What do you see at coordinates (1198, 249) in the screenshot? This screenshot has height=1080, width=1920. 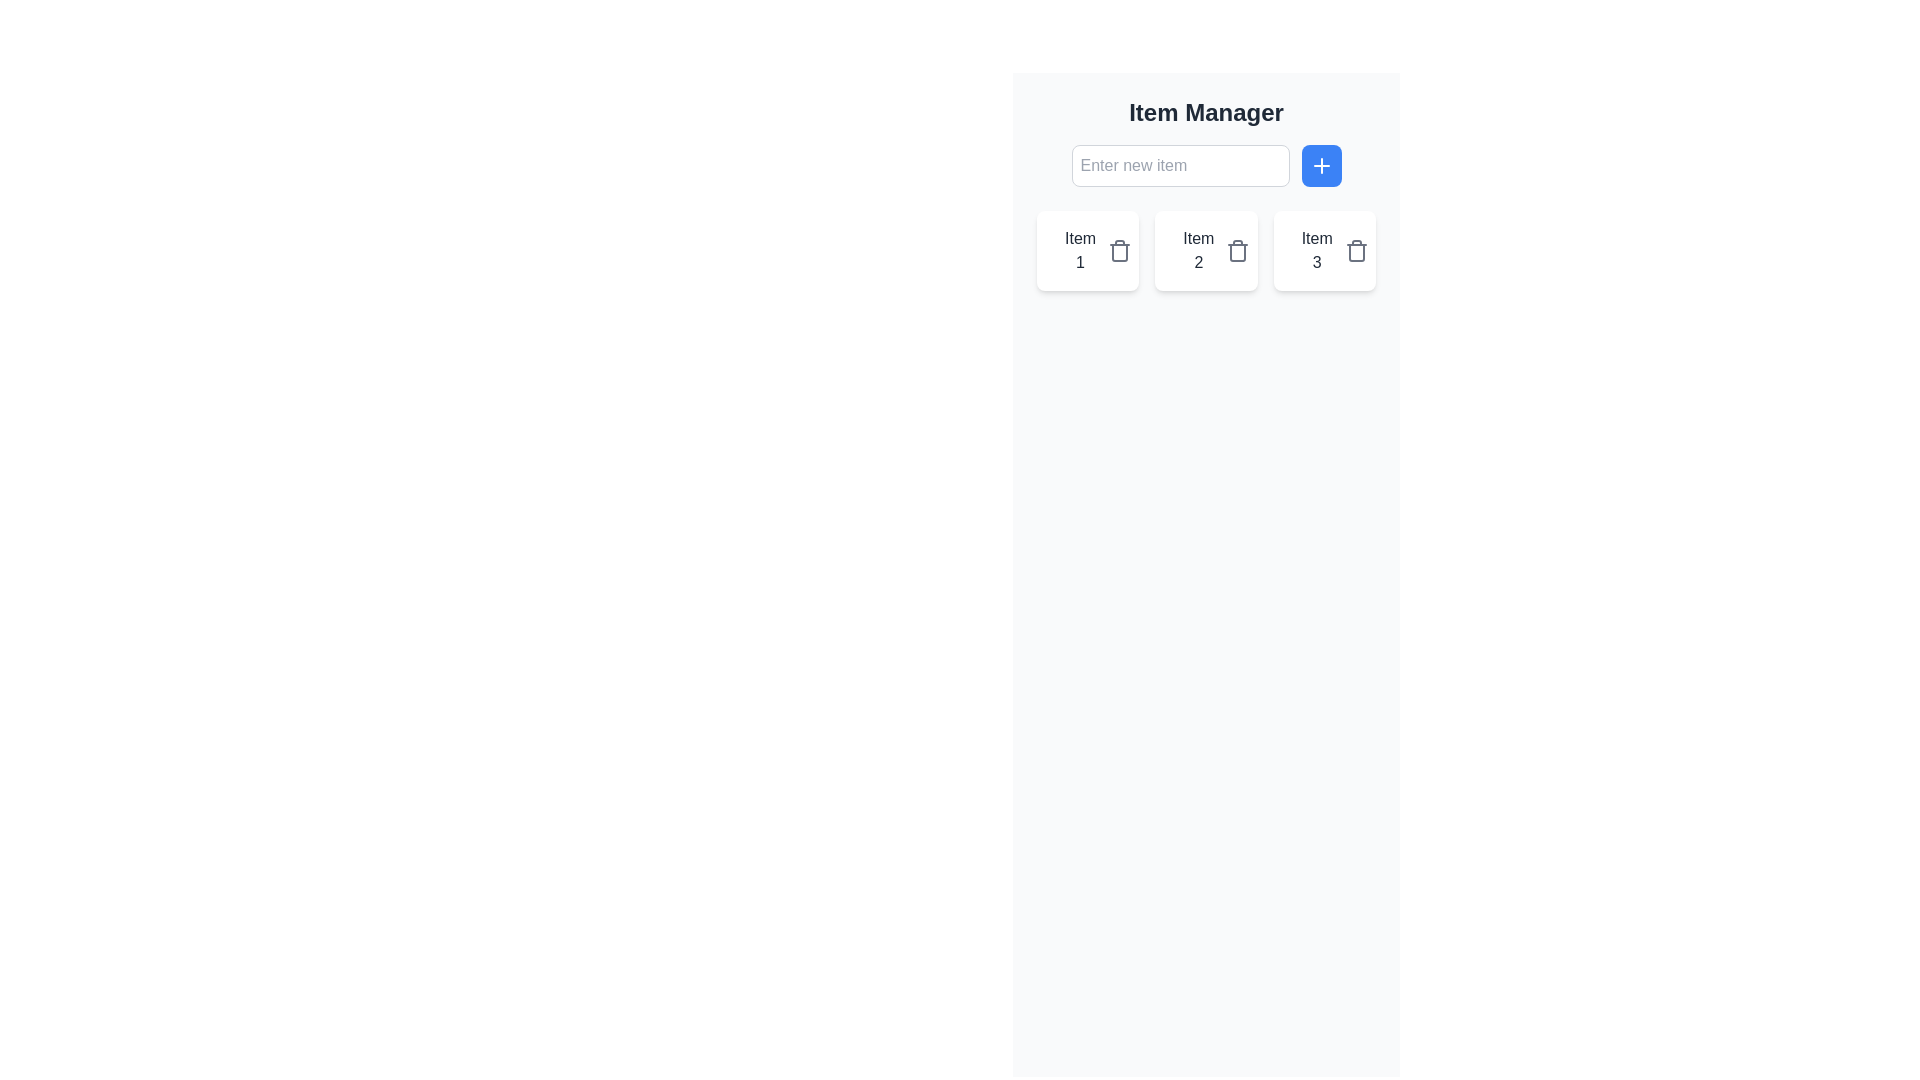 I see `the static text label displaying 'Item 2' which is center-aligned in a white rounded rectangular card, positioned below the header 'Item Manager'` at bounding box center [1198, 249].